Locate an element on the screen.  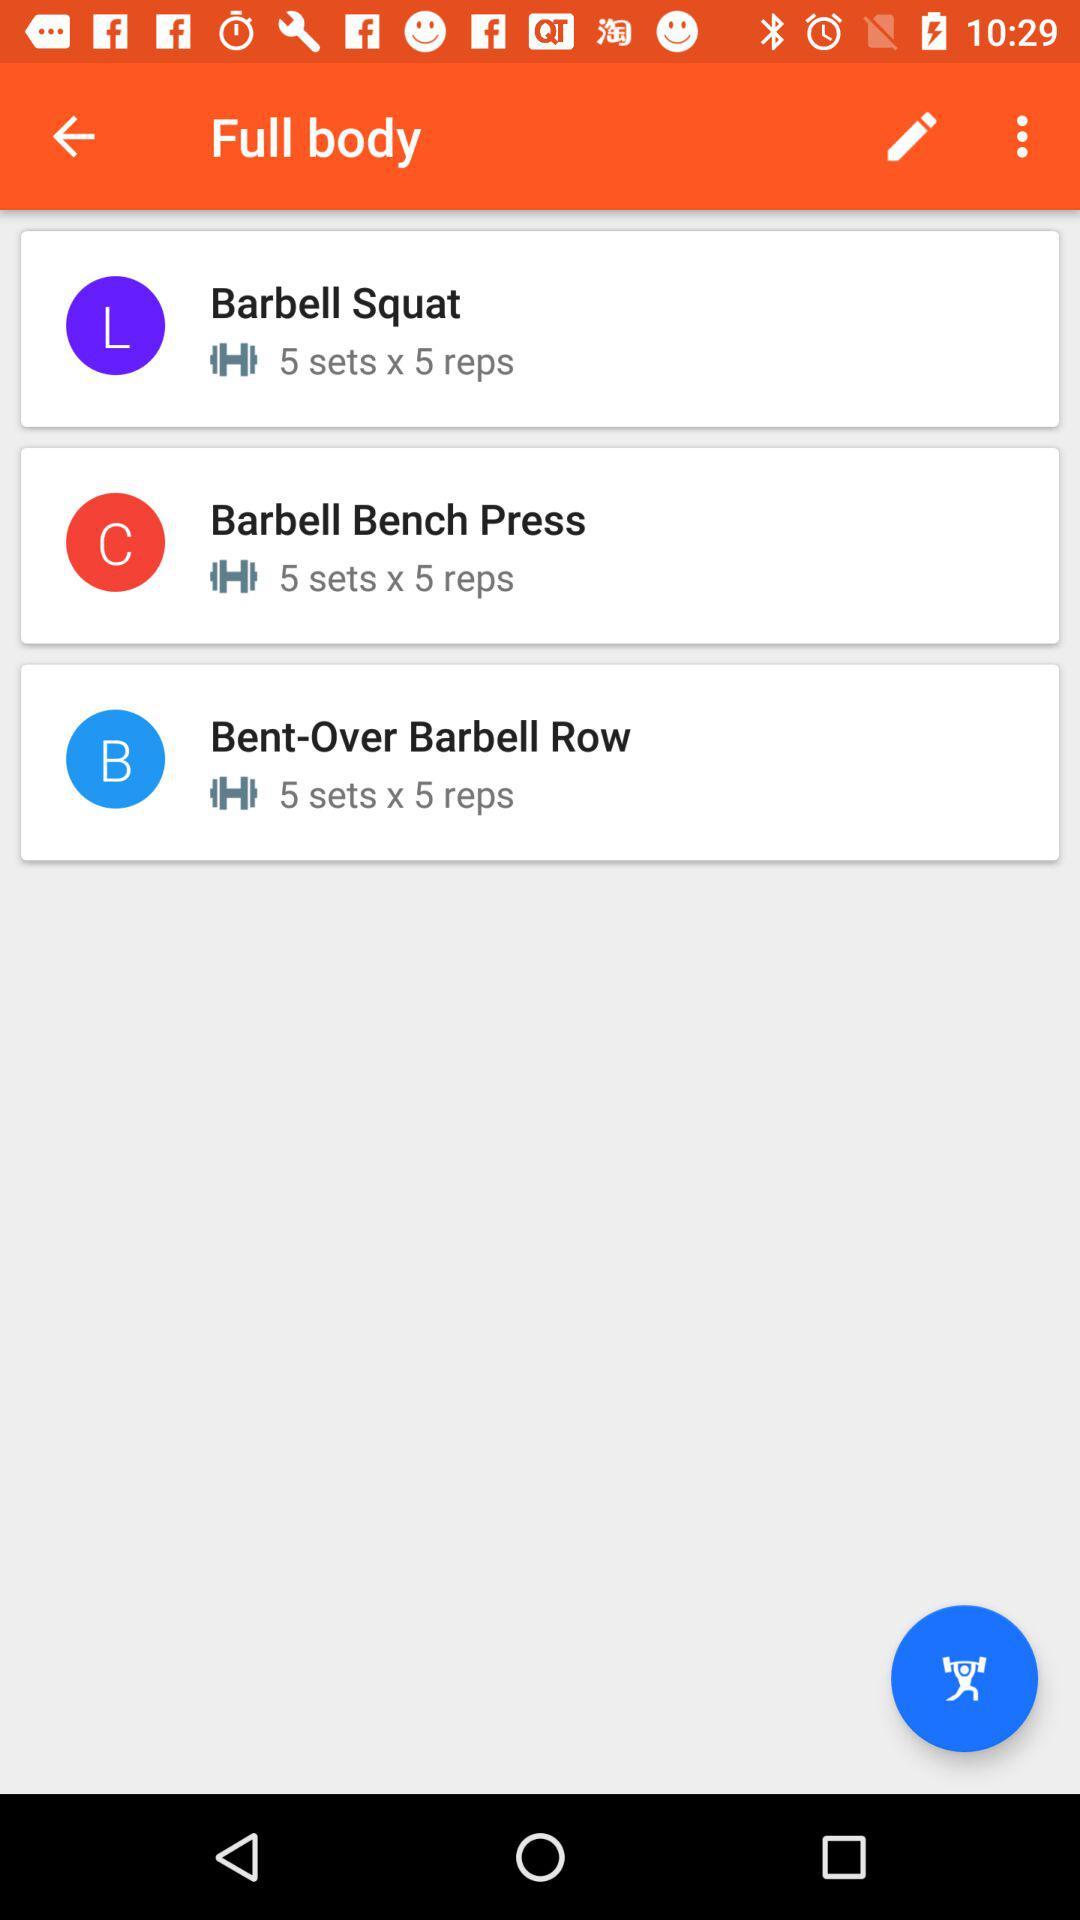
icon at the bottom right corner is located at coordinates (963, 1678).